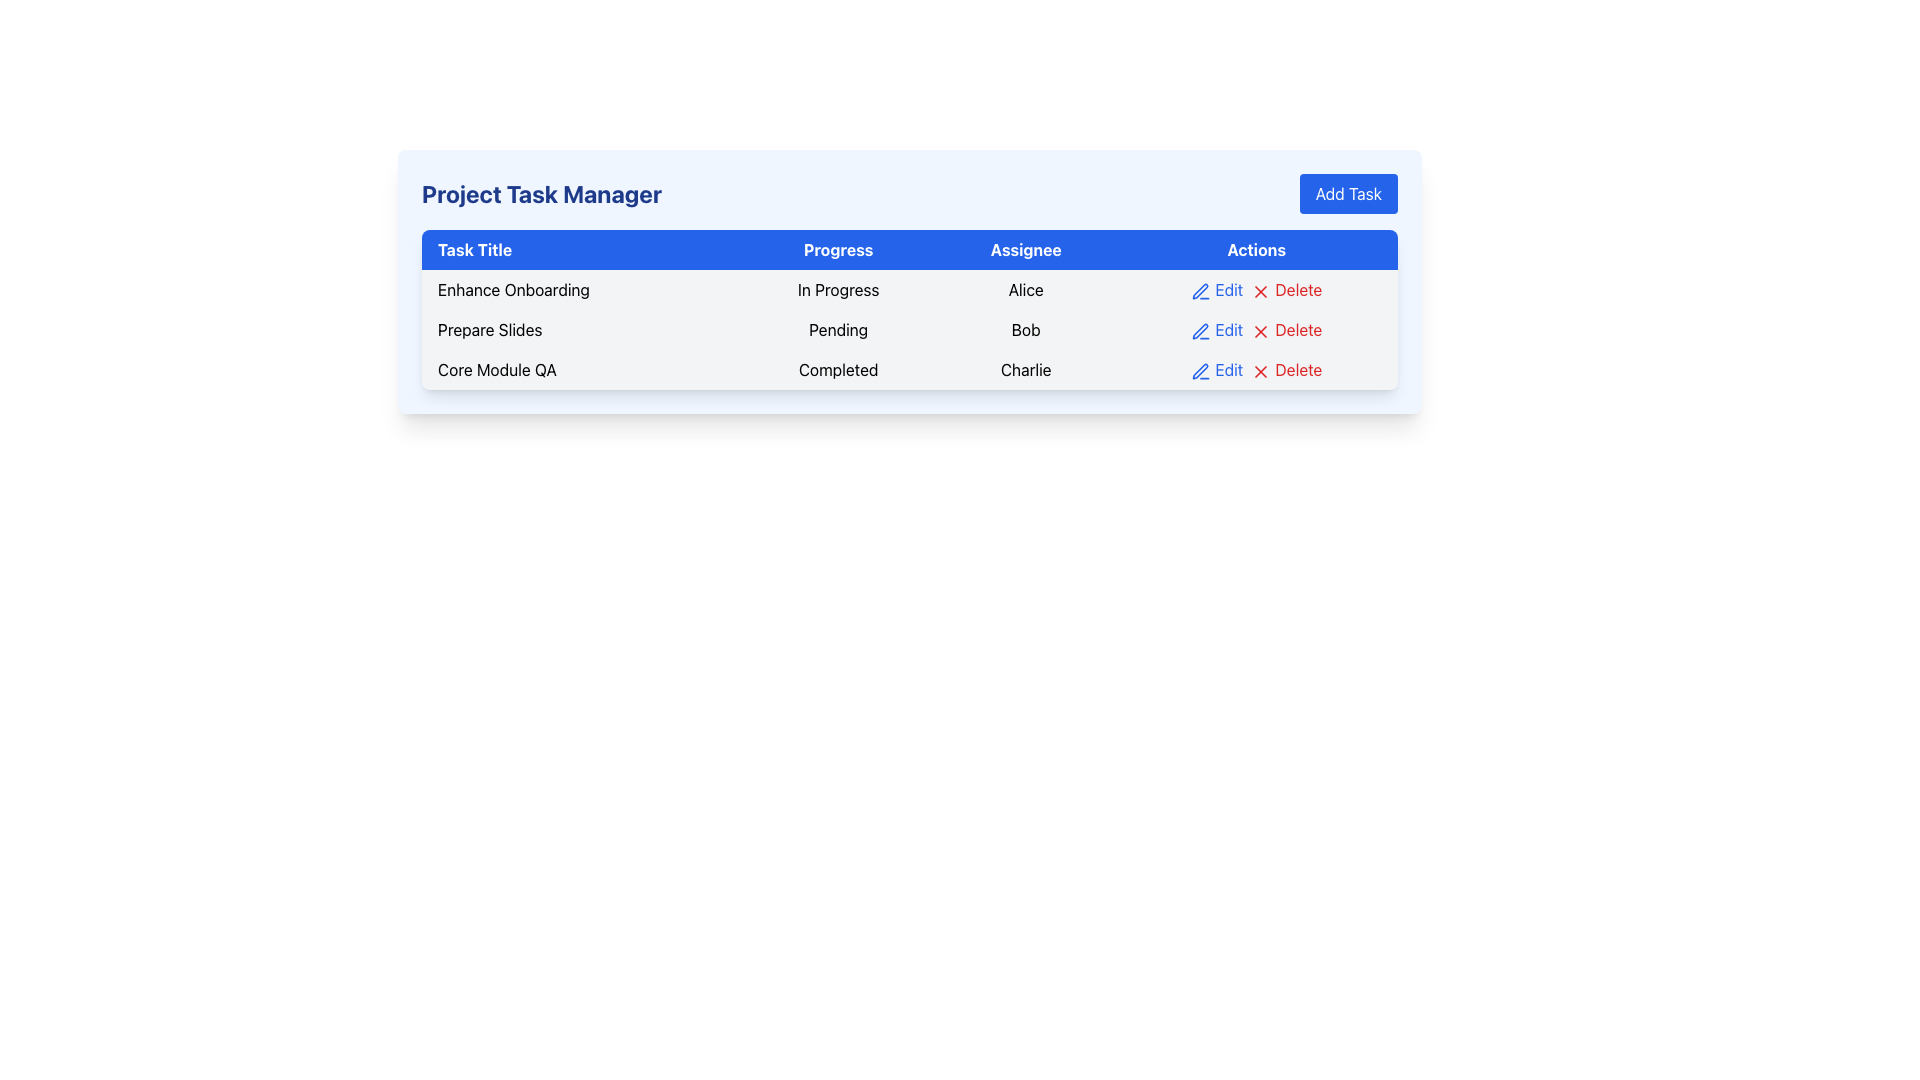 The height and width of the screenshot is (1080, 1920). What do you see at coordinates (1200, 291) in the screenshot?
I see `the blue outlined pen icon located to the left of the 'Edit' label in the 'Actions' column of the table row corresponding to the task 'Prepare Slides'` at bounding box center [1200, 291].